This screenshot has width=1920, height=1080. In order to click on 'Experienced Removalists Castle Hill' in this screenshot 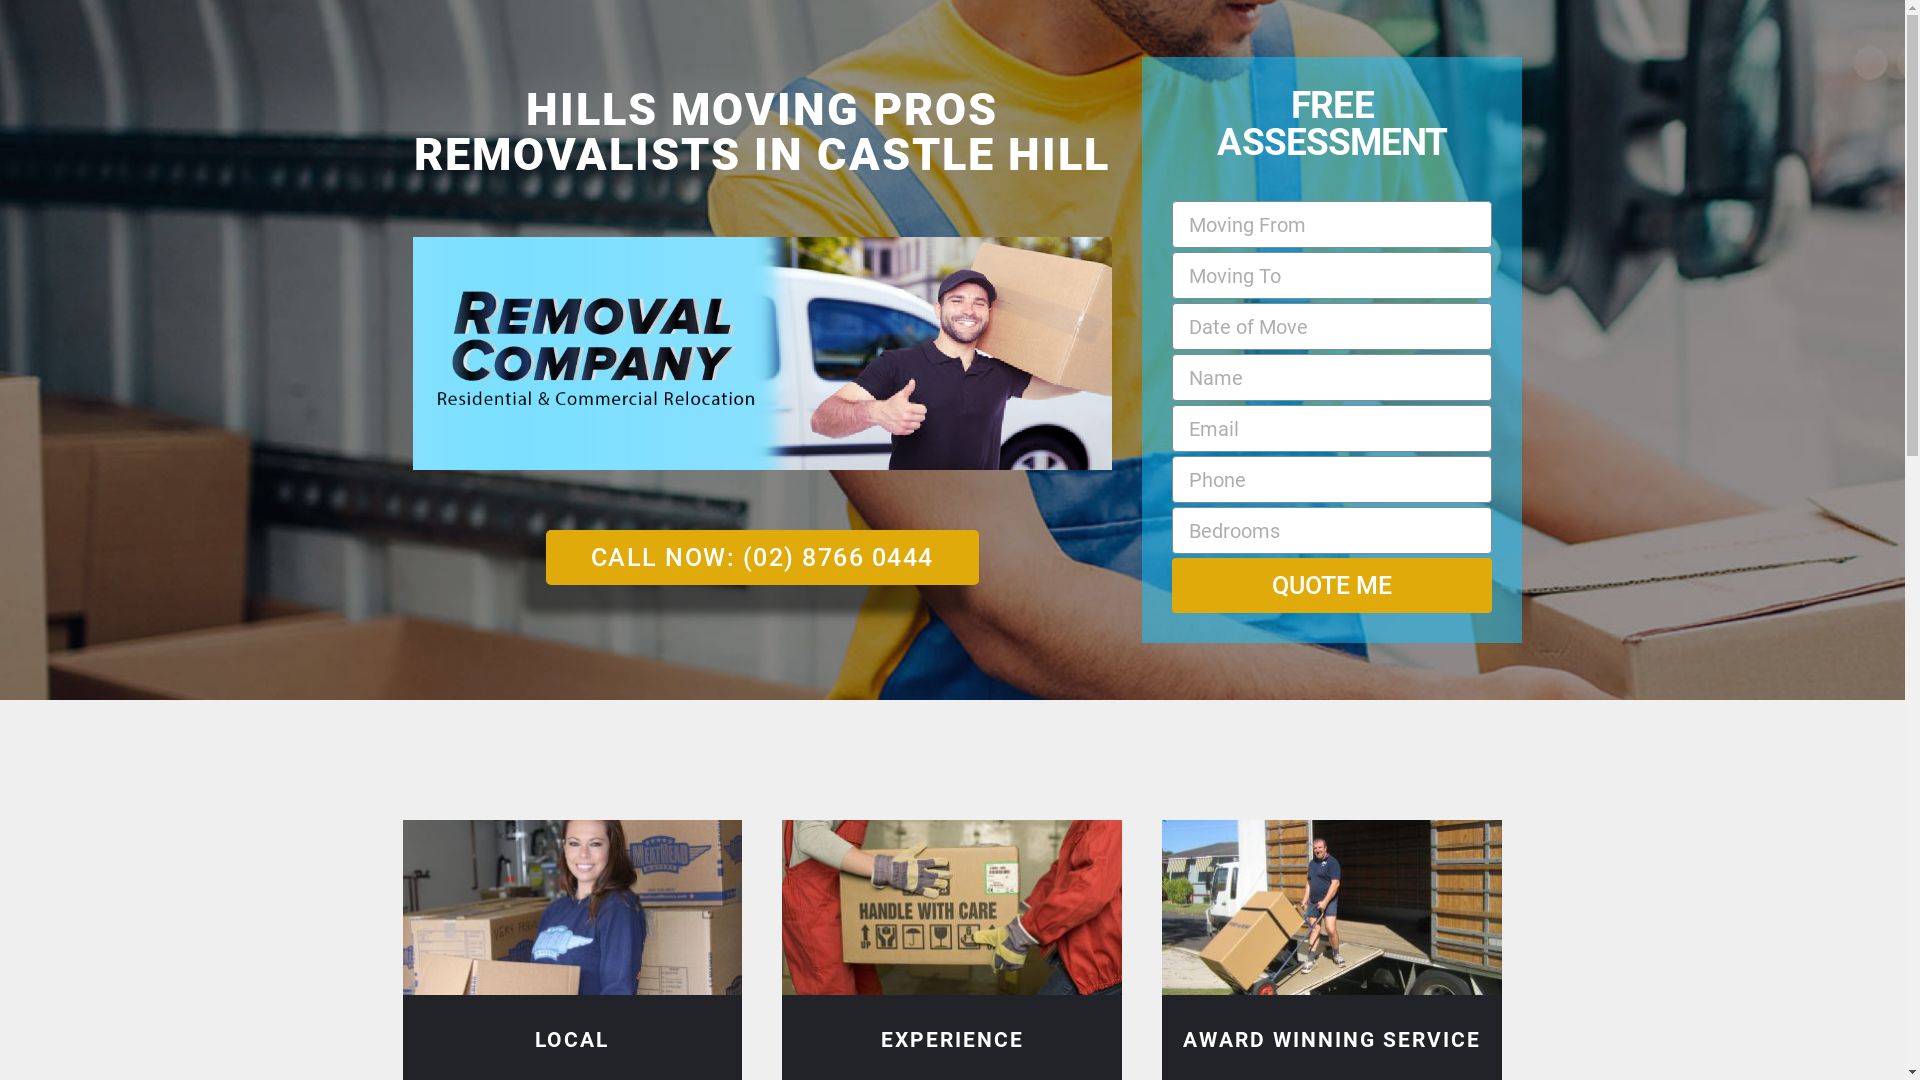, I will do `click(950, 907)`.